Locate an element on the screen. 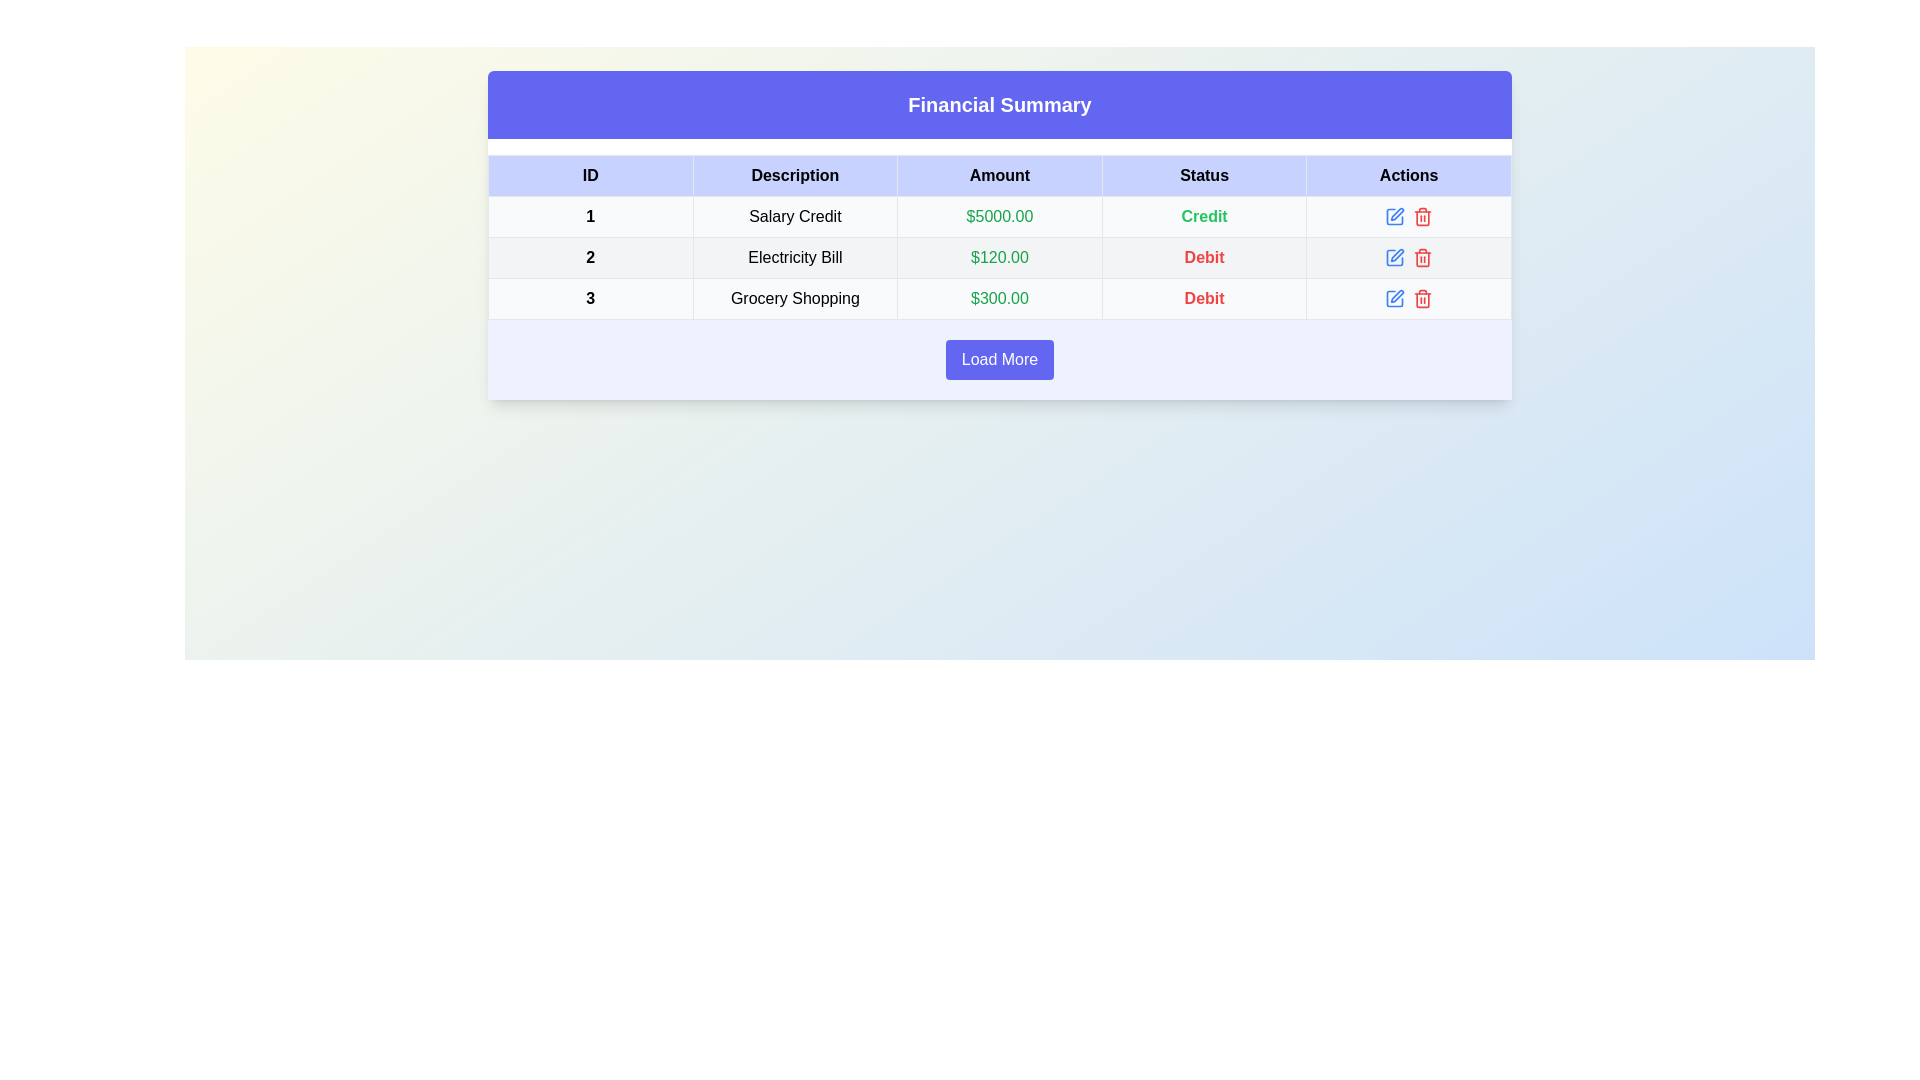 The width and height of the screenshot is (1920, 1080). transaction data from the first row in the financial summary table, which includes ID '1', Description 'Salary Credit', Amount '$5000.00', and Status 'Credit' is located at coordinates (999, 216).